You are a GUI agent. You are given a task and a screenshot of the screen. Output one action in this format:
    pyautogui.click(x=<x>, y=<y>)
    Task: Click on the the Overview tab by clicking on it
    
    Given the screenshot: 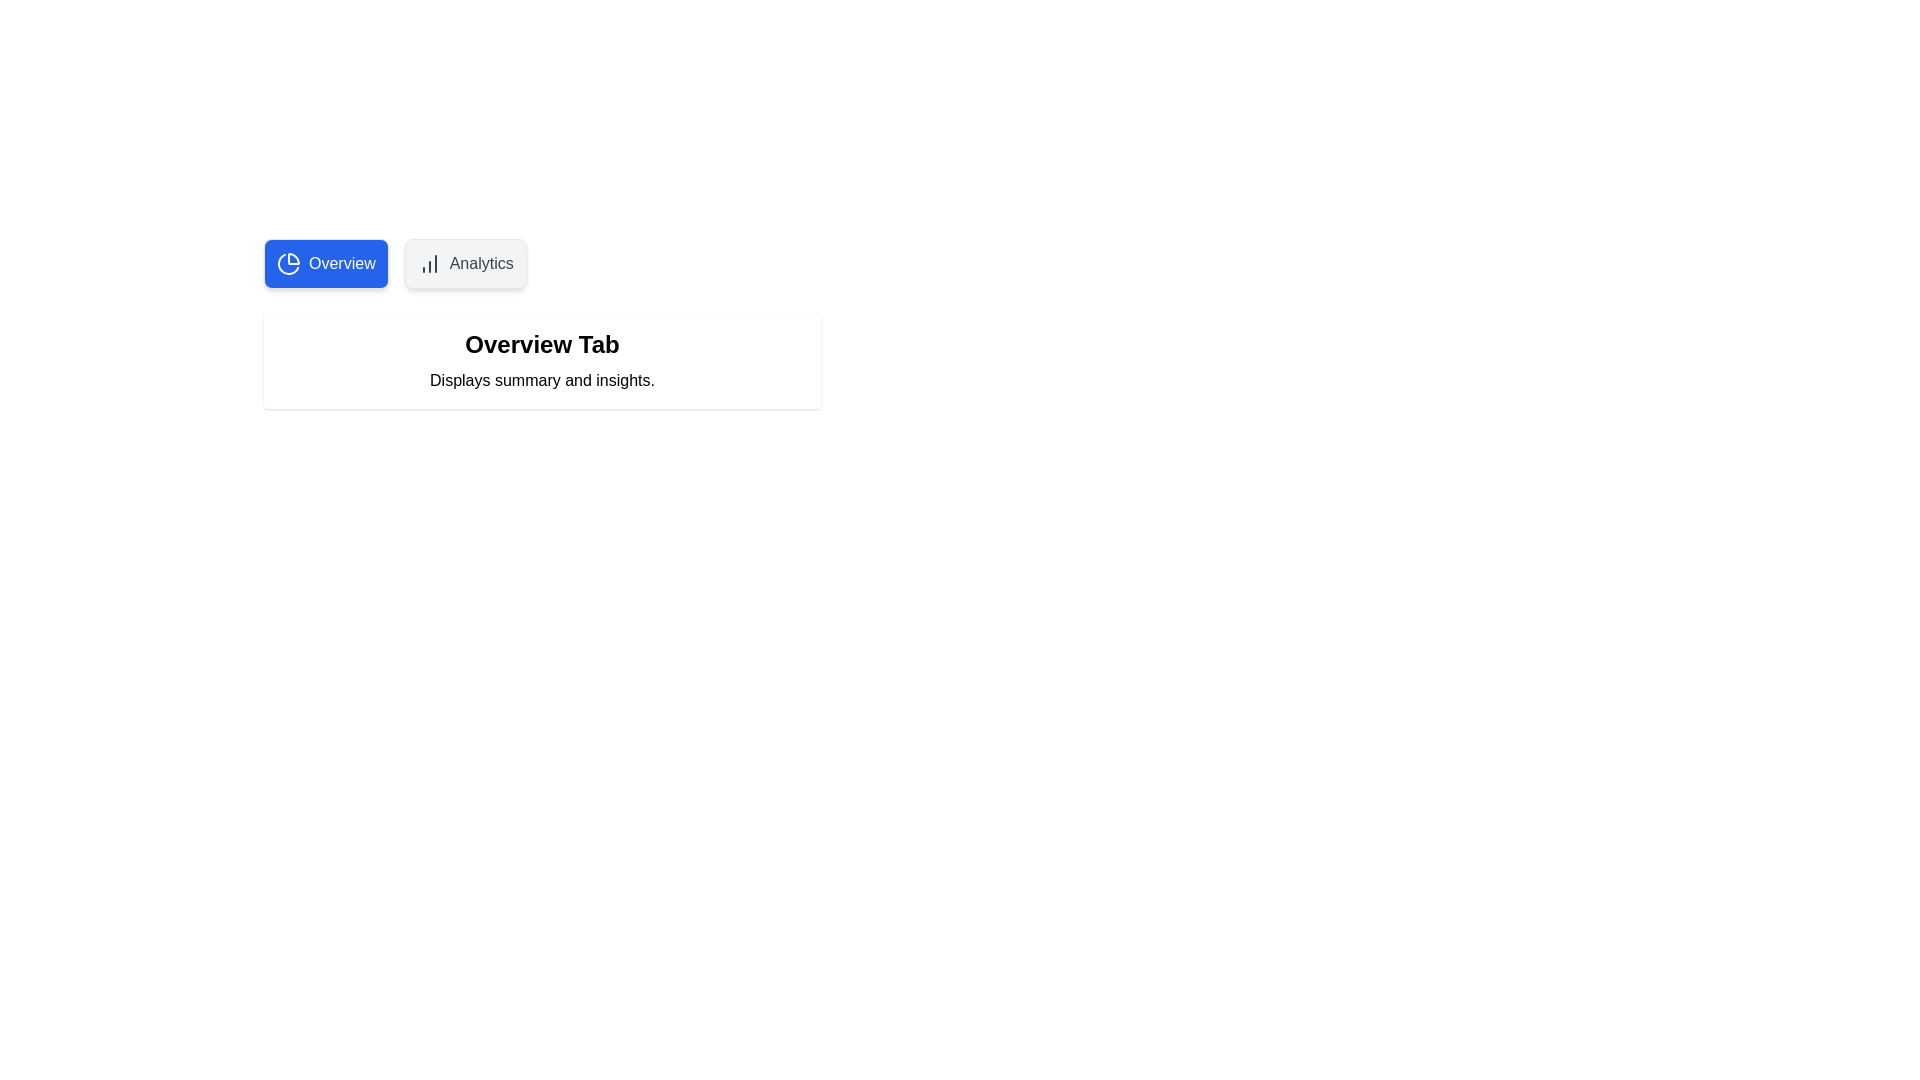 What is the action you would take?
    pyautogui.click(x=326, y=262)
    